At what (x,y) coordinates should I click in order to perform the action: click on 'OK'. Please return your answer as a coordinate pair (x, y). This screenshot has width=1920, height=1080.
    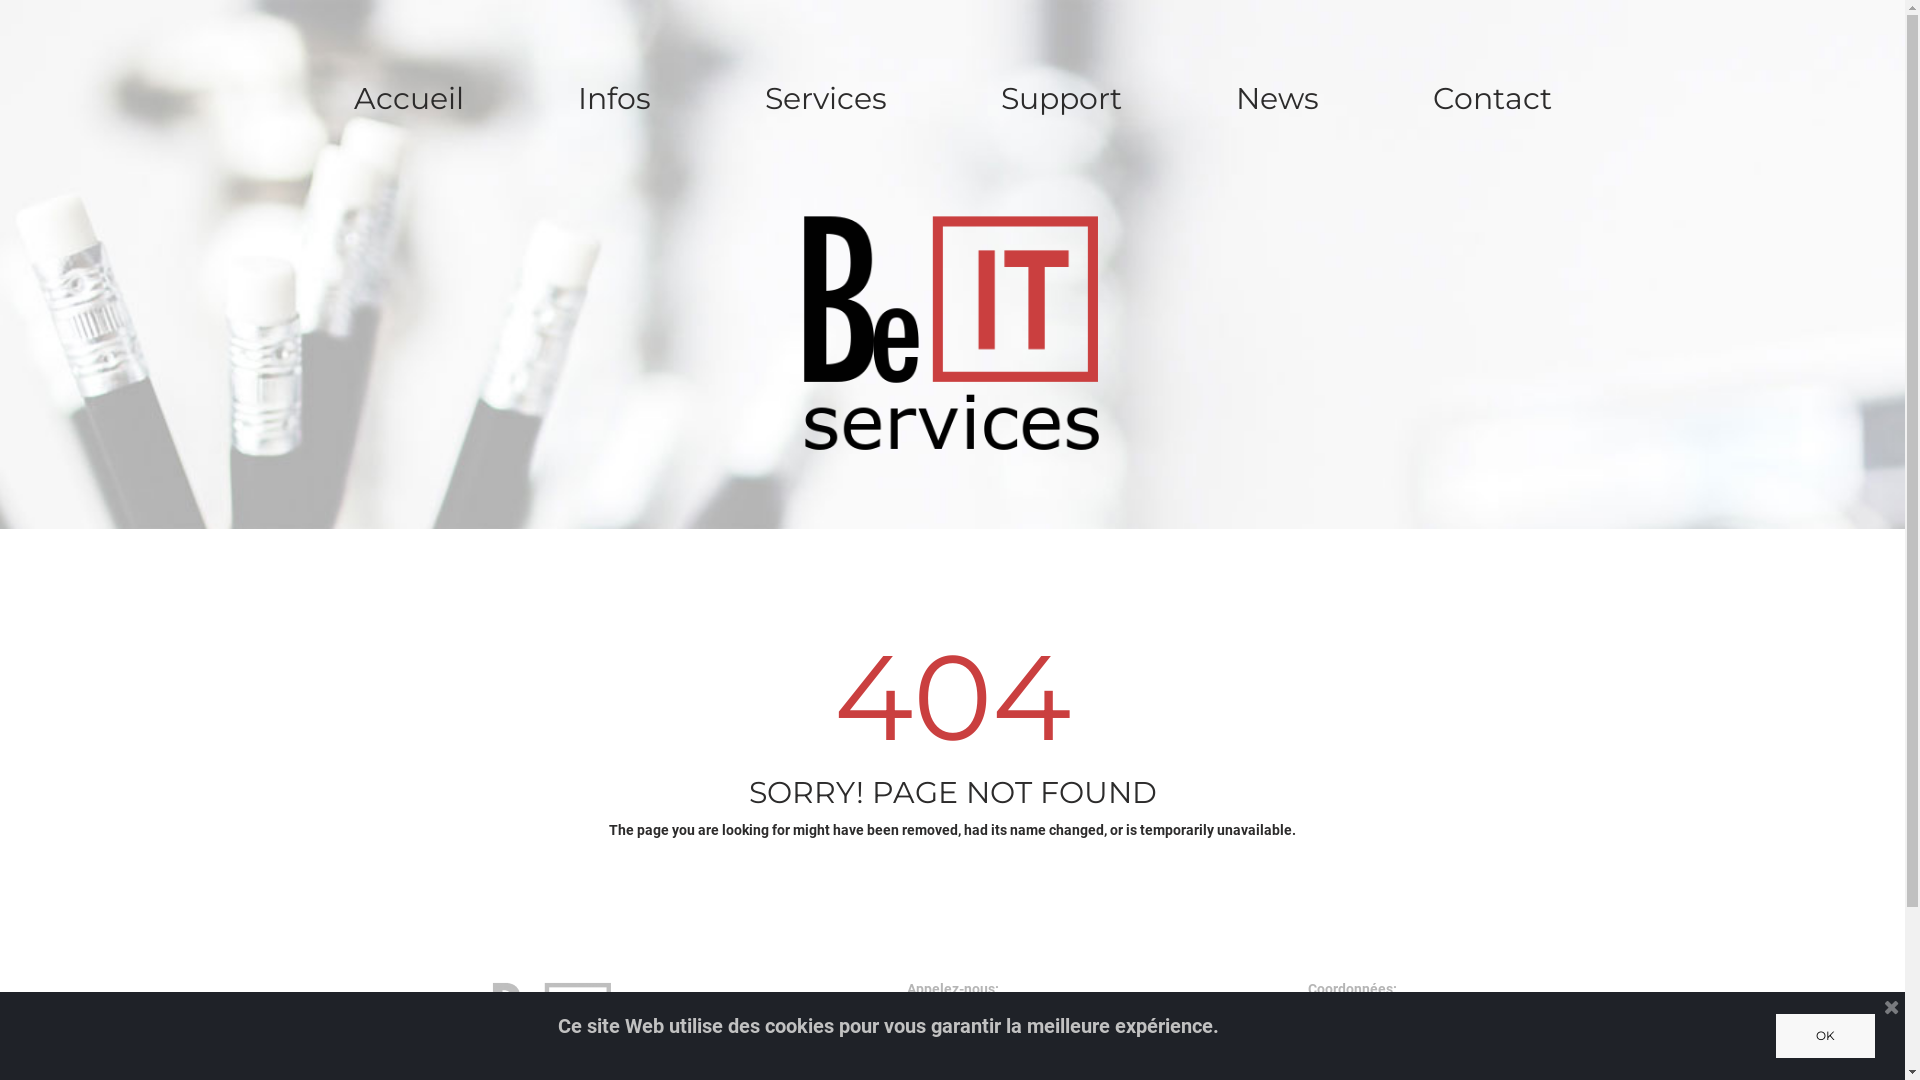
    Looking at the image, I should click on (1825, 1035).